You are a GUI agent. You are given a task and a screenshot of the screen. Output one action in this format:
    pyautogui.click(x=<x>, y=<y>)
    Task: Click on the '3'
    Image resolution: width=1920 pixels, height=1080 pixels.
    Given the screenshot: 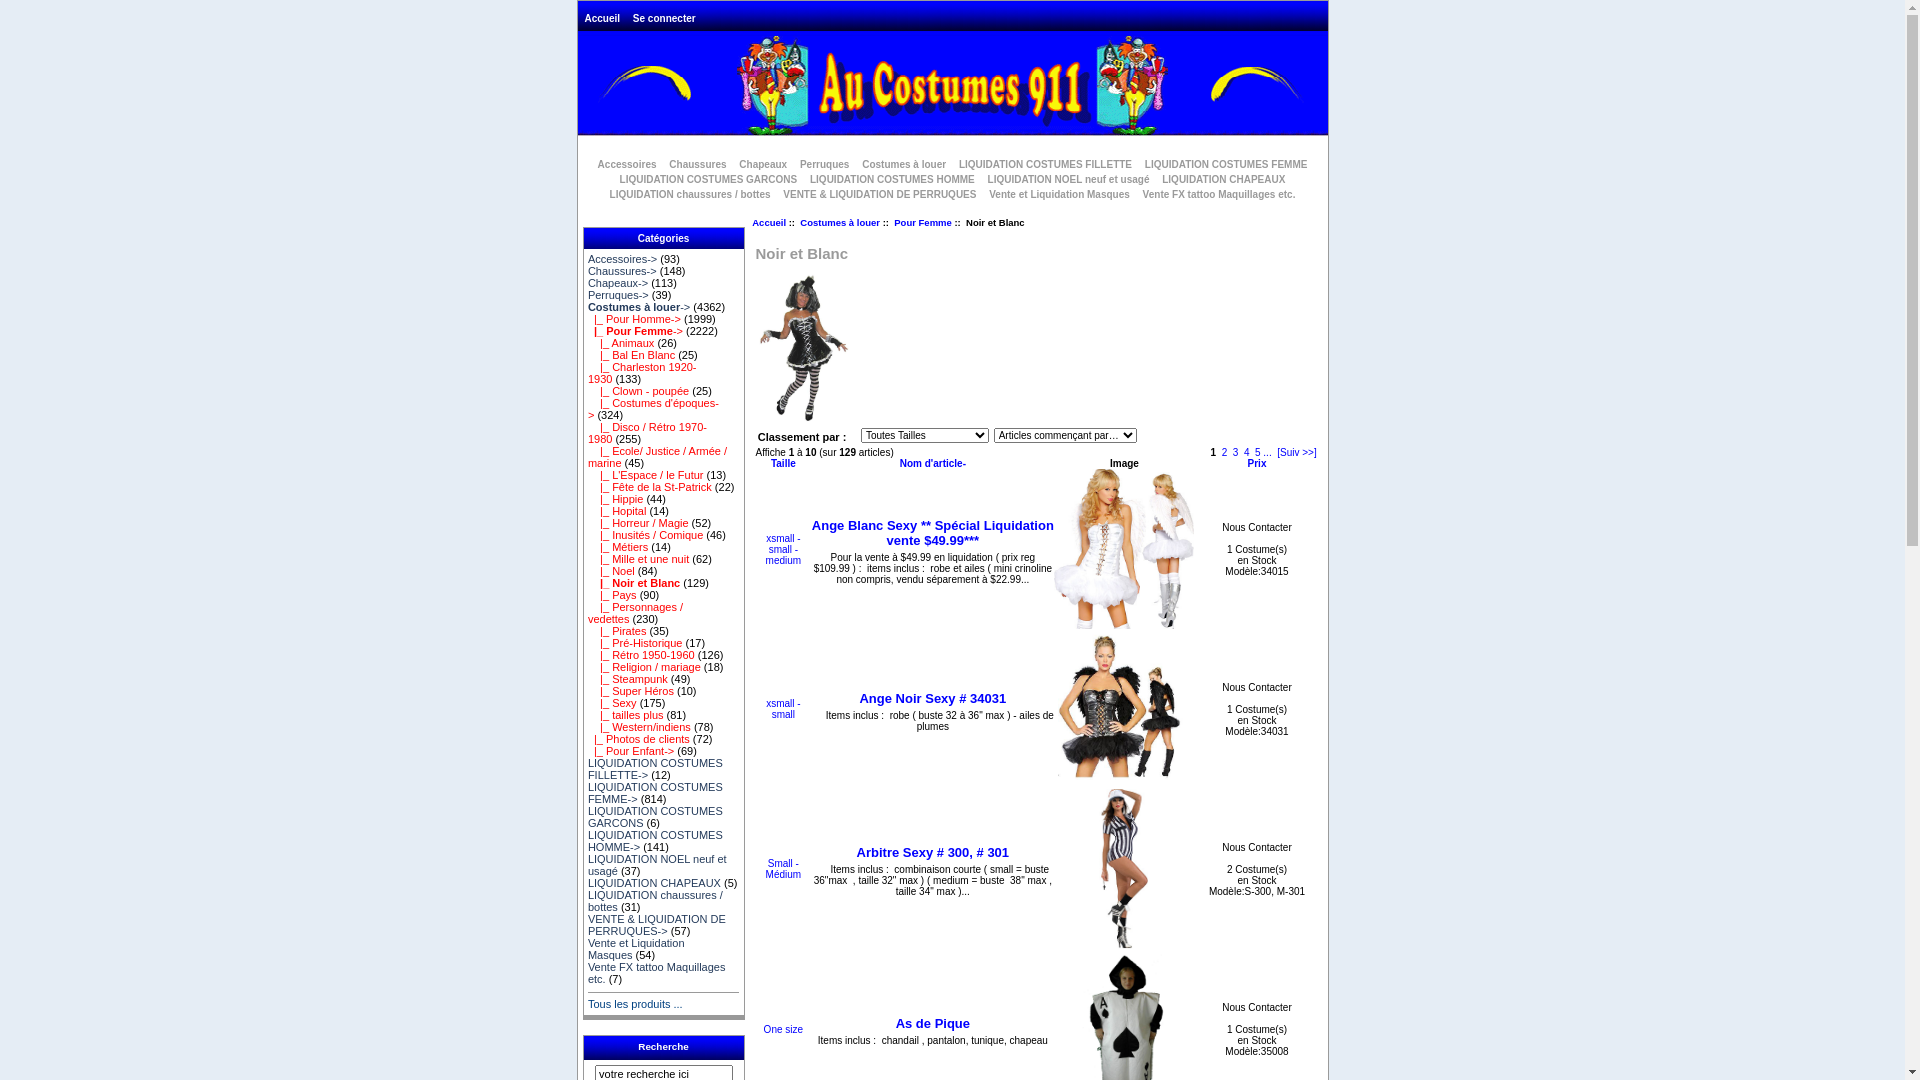 What is the action you would take?
    pyautogui.click(x=1235, y=452)
    